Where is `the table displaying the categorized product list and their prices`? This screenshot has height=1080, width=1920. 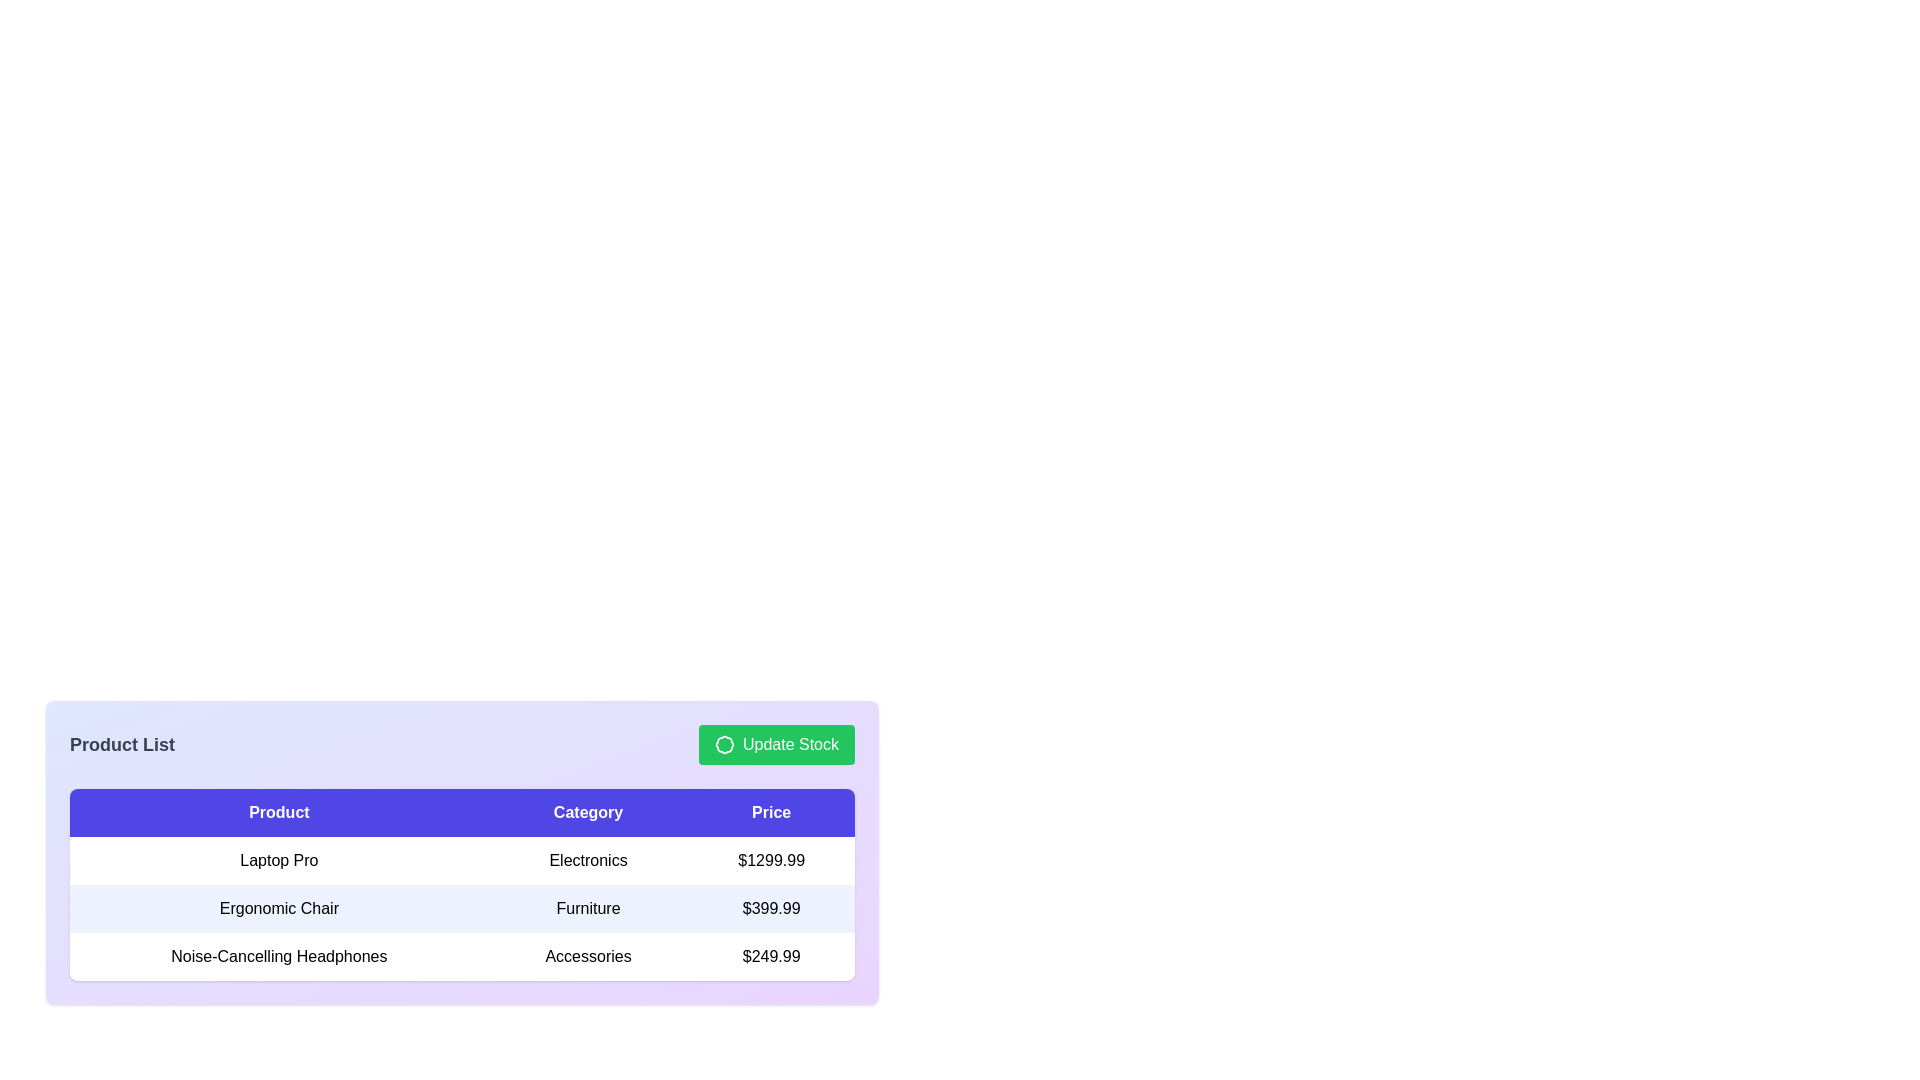
the table displaying the categorized product list and their prices is located at coordinates (461, 883).